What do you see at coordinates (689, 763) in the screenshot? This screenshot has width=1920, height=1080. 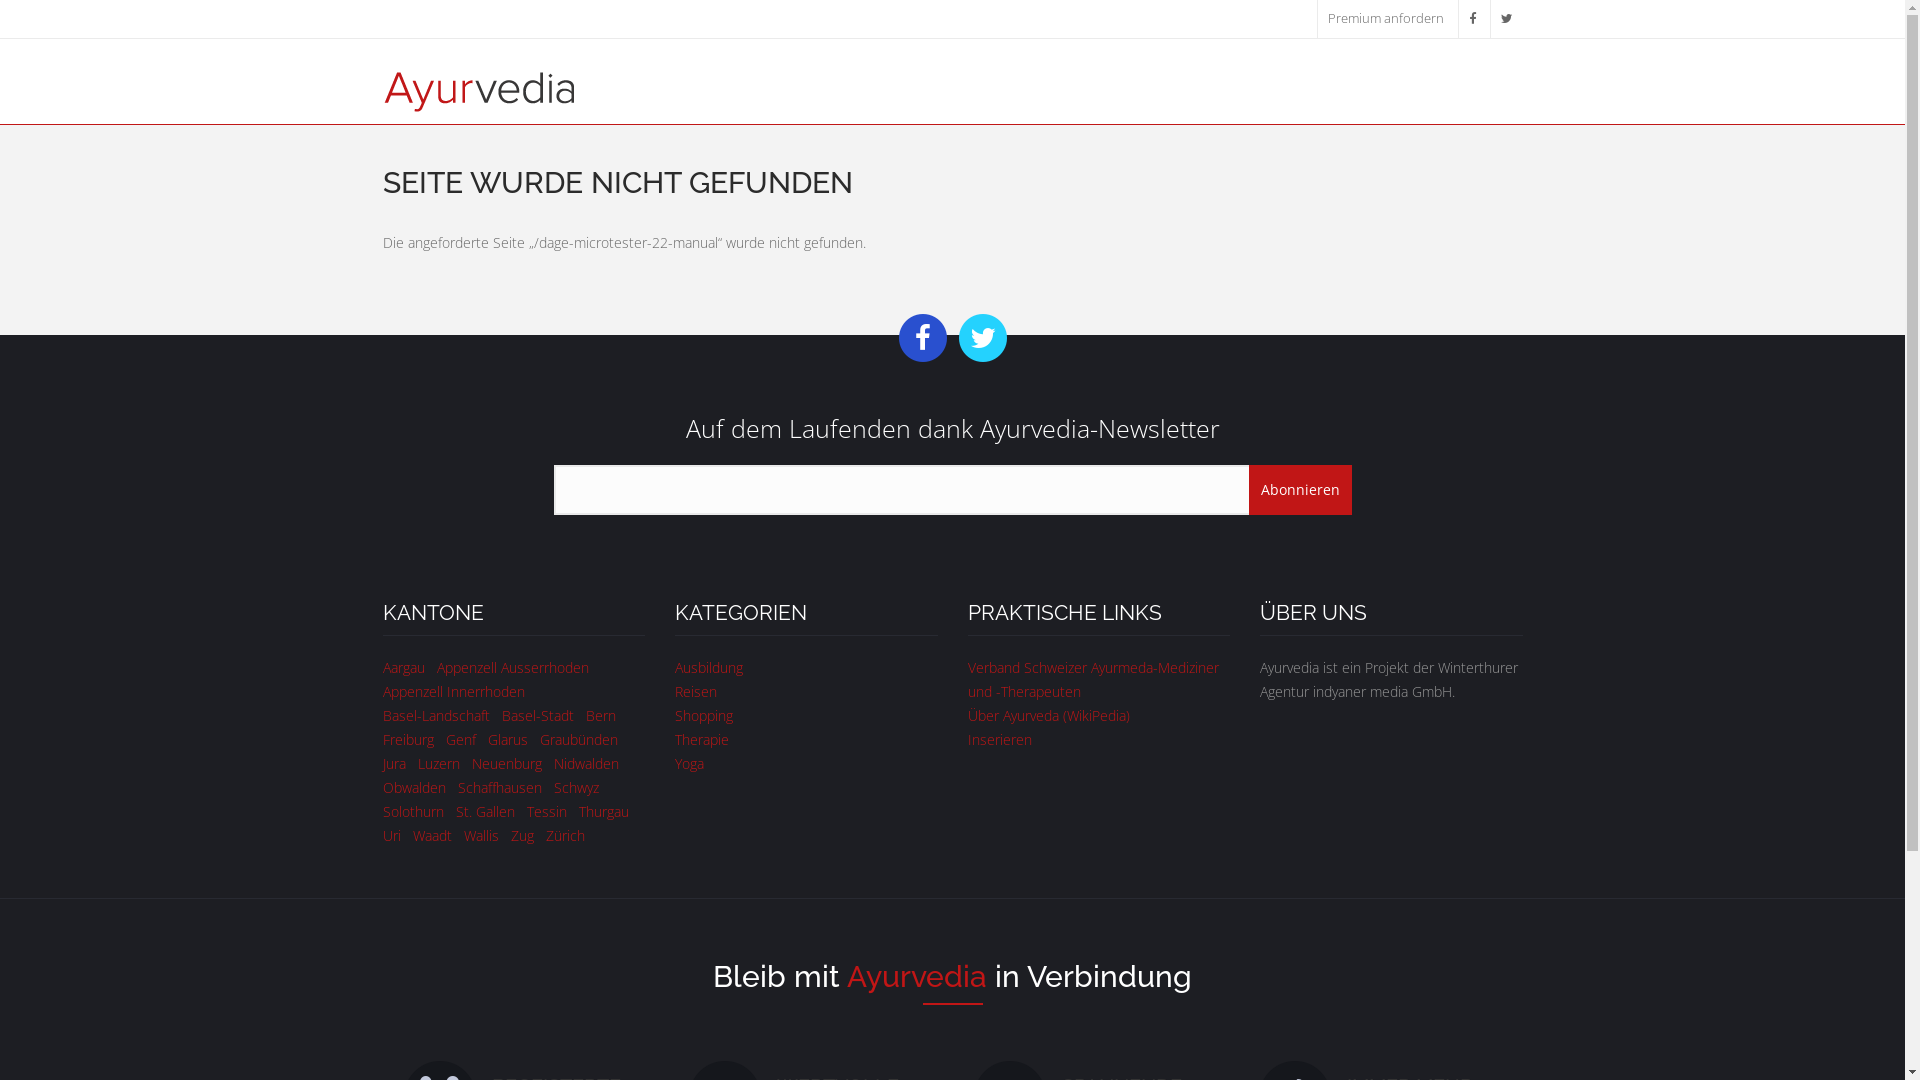 I see `'Yoga'` at bounding box center [689, 763].